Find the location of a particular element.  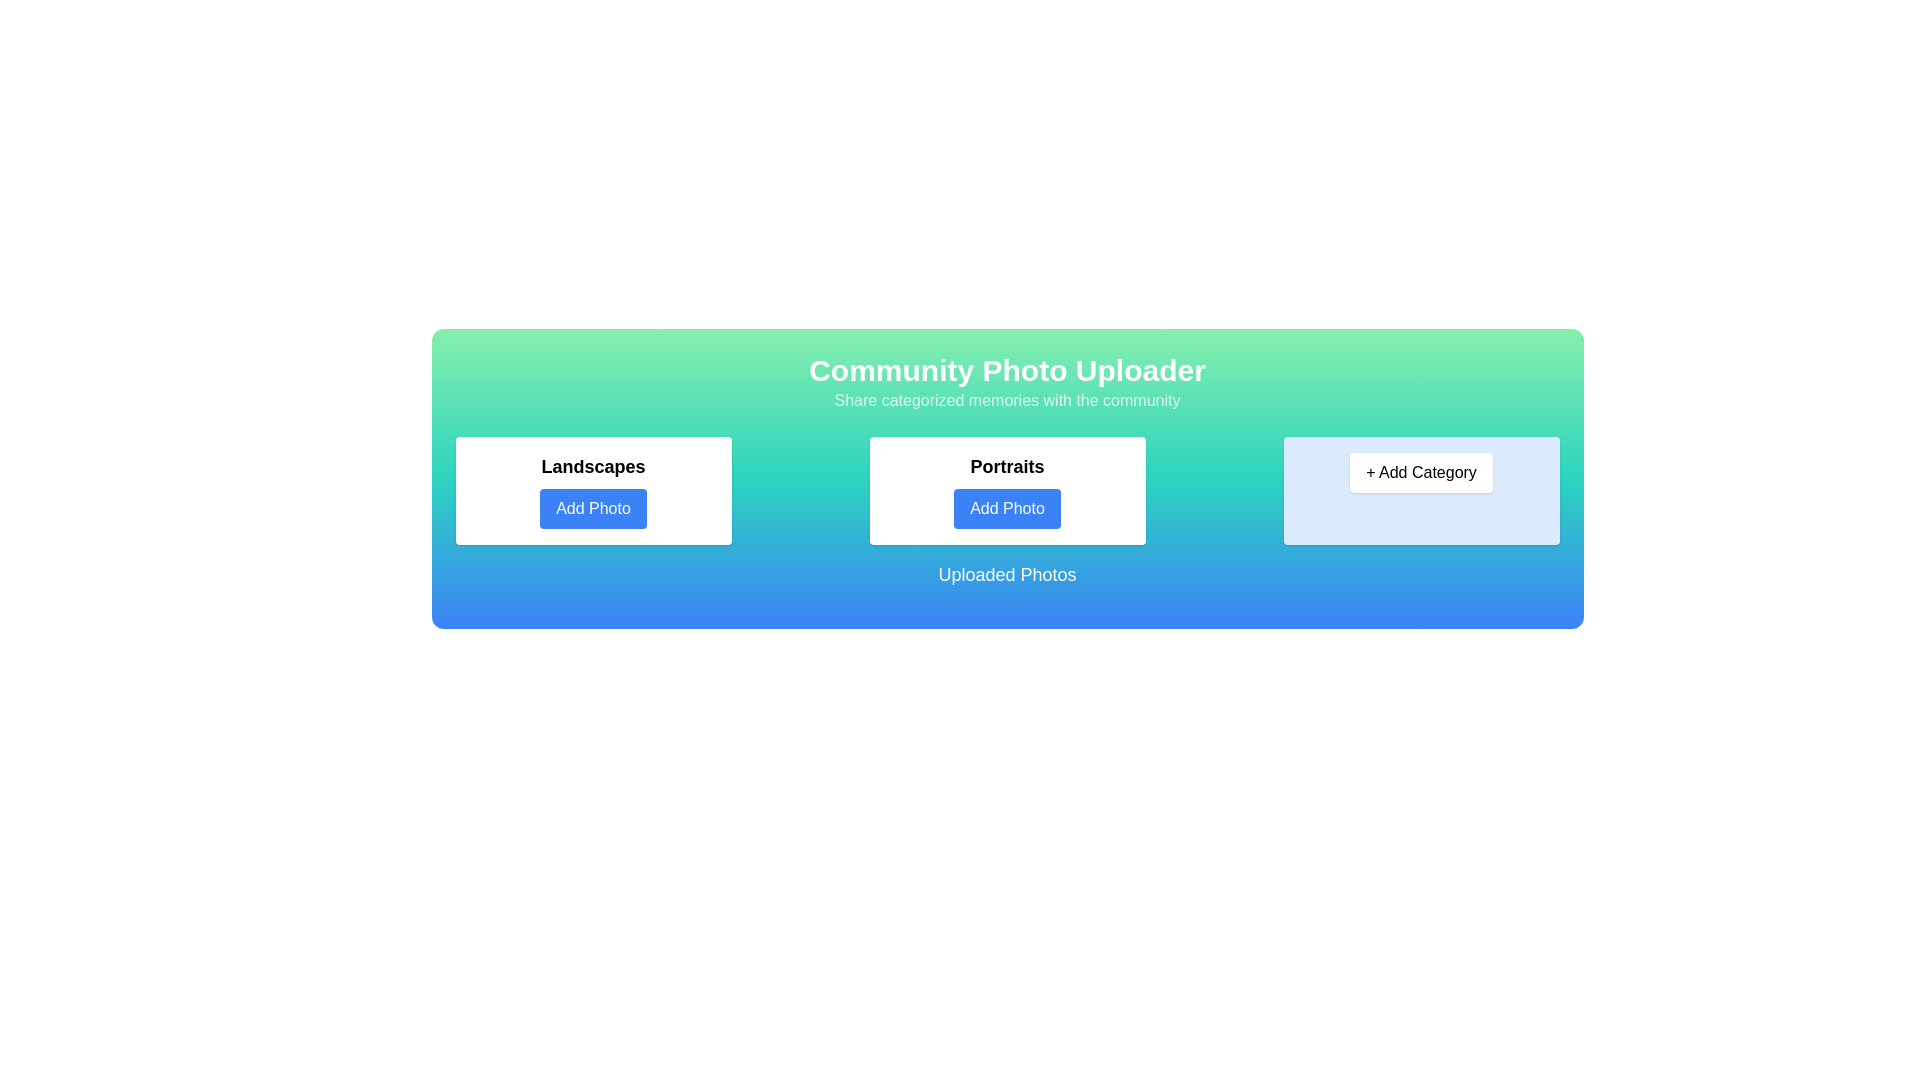

the 'Uploaded Photos' text label, which is styled in a large white font and positioned centrally below the interactive buttons for 'Landscapes,' 'Portraits,' and '+ Add Category.' is located at coordinates (1007, 582).